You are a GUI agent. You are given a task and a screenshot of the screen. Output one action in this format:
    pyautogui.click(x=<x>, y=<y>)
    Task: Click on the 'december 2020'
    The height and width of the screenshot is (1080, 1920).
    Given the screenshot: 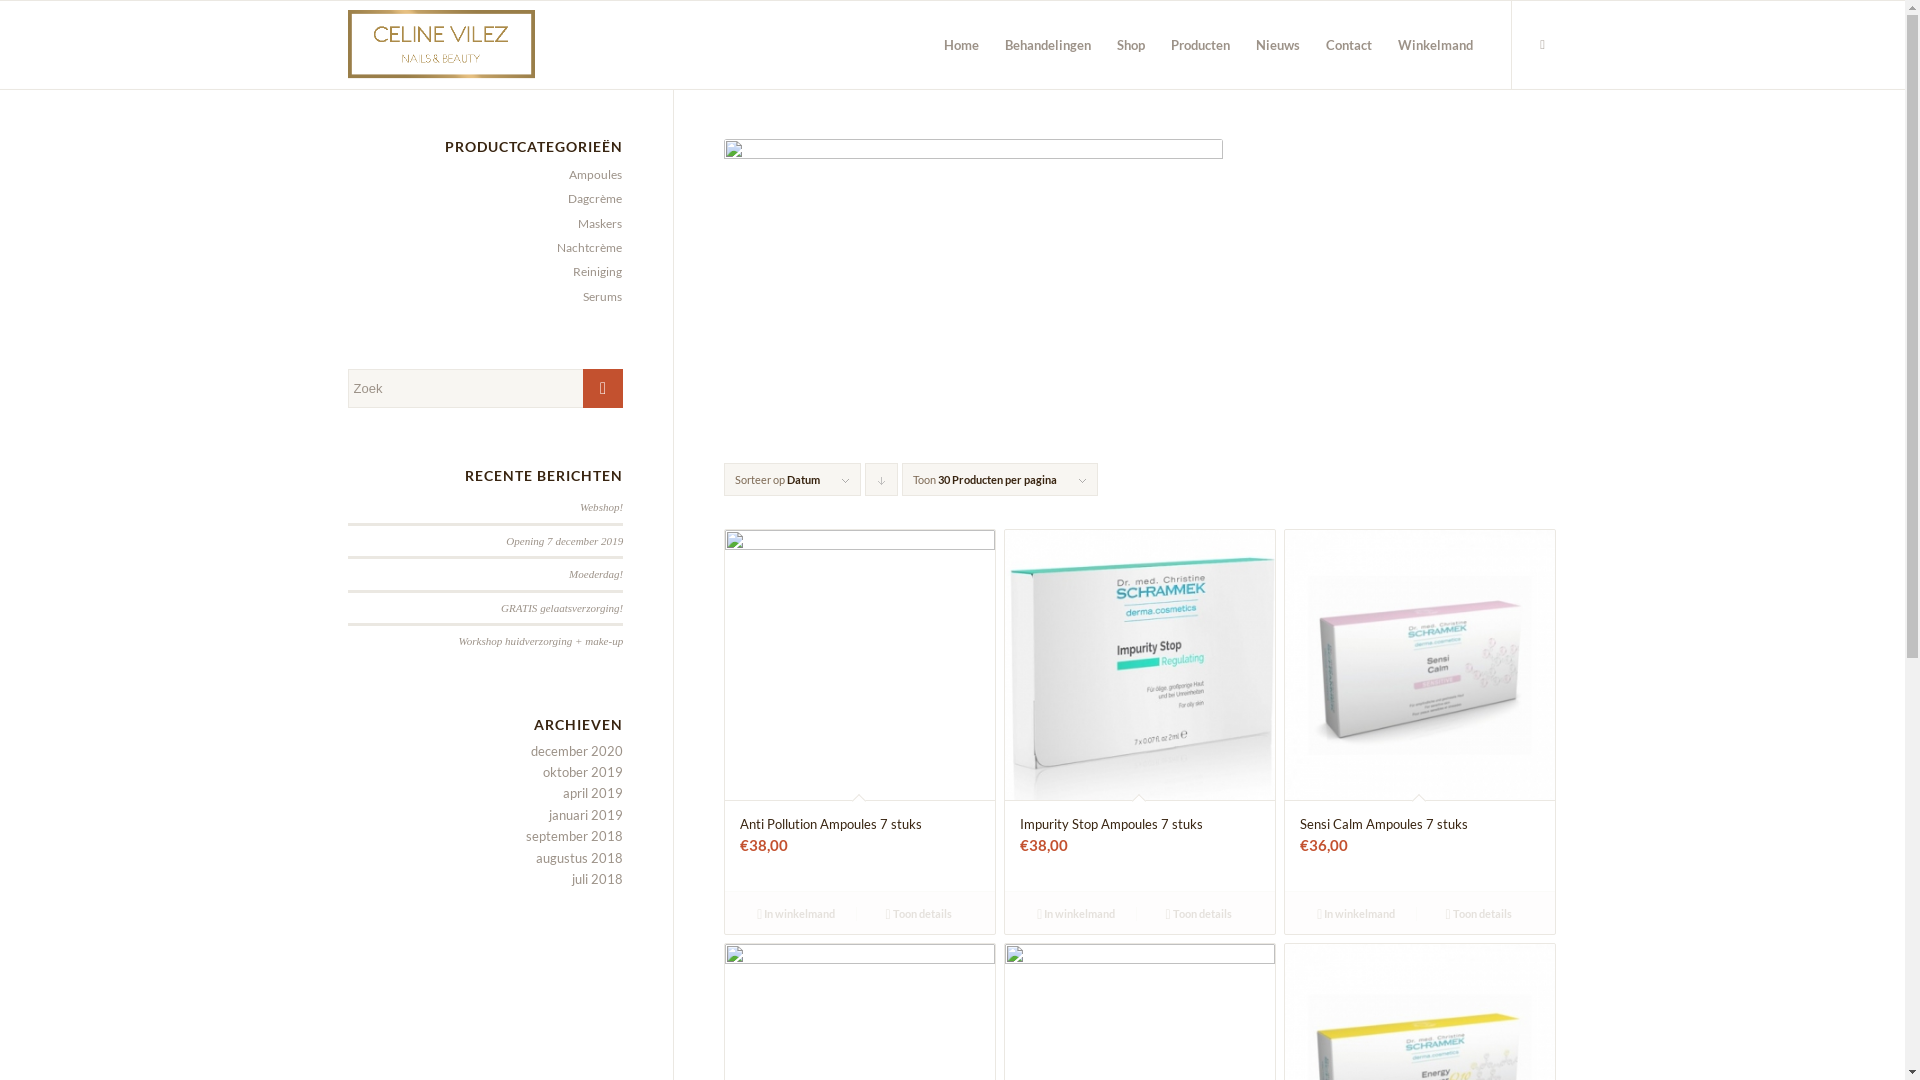 What is the action you would take?
    pyautogui.click(x=575, y=751)
    